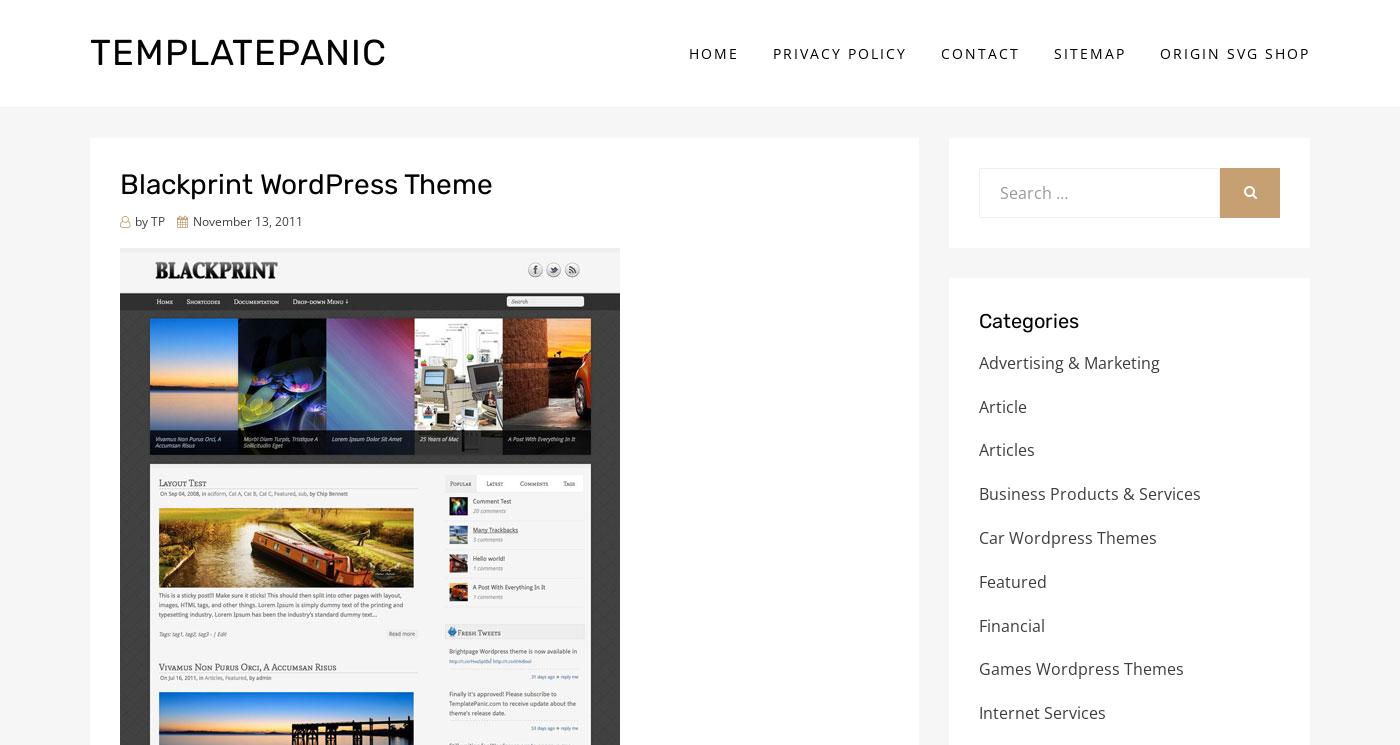  What do you see at coordinates (1002, 405) in the screenshot?
I see `'Article'` at bounding box center [1002, 405].